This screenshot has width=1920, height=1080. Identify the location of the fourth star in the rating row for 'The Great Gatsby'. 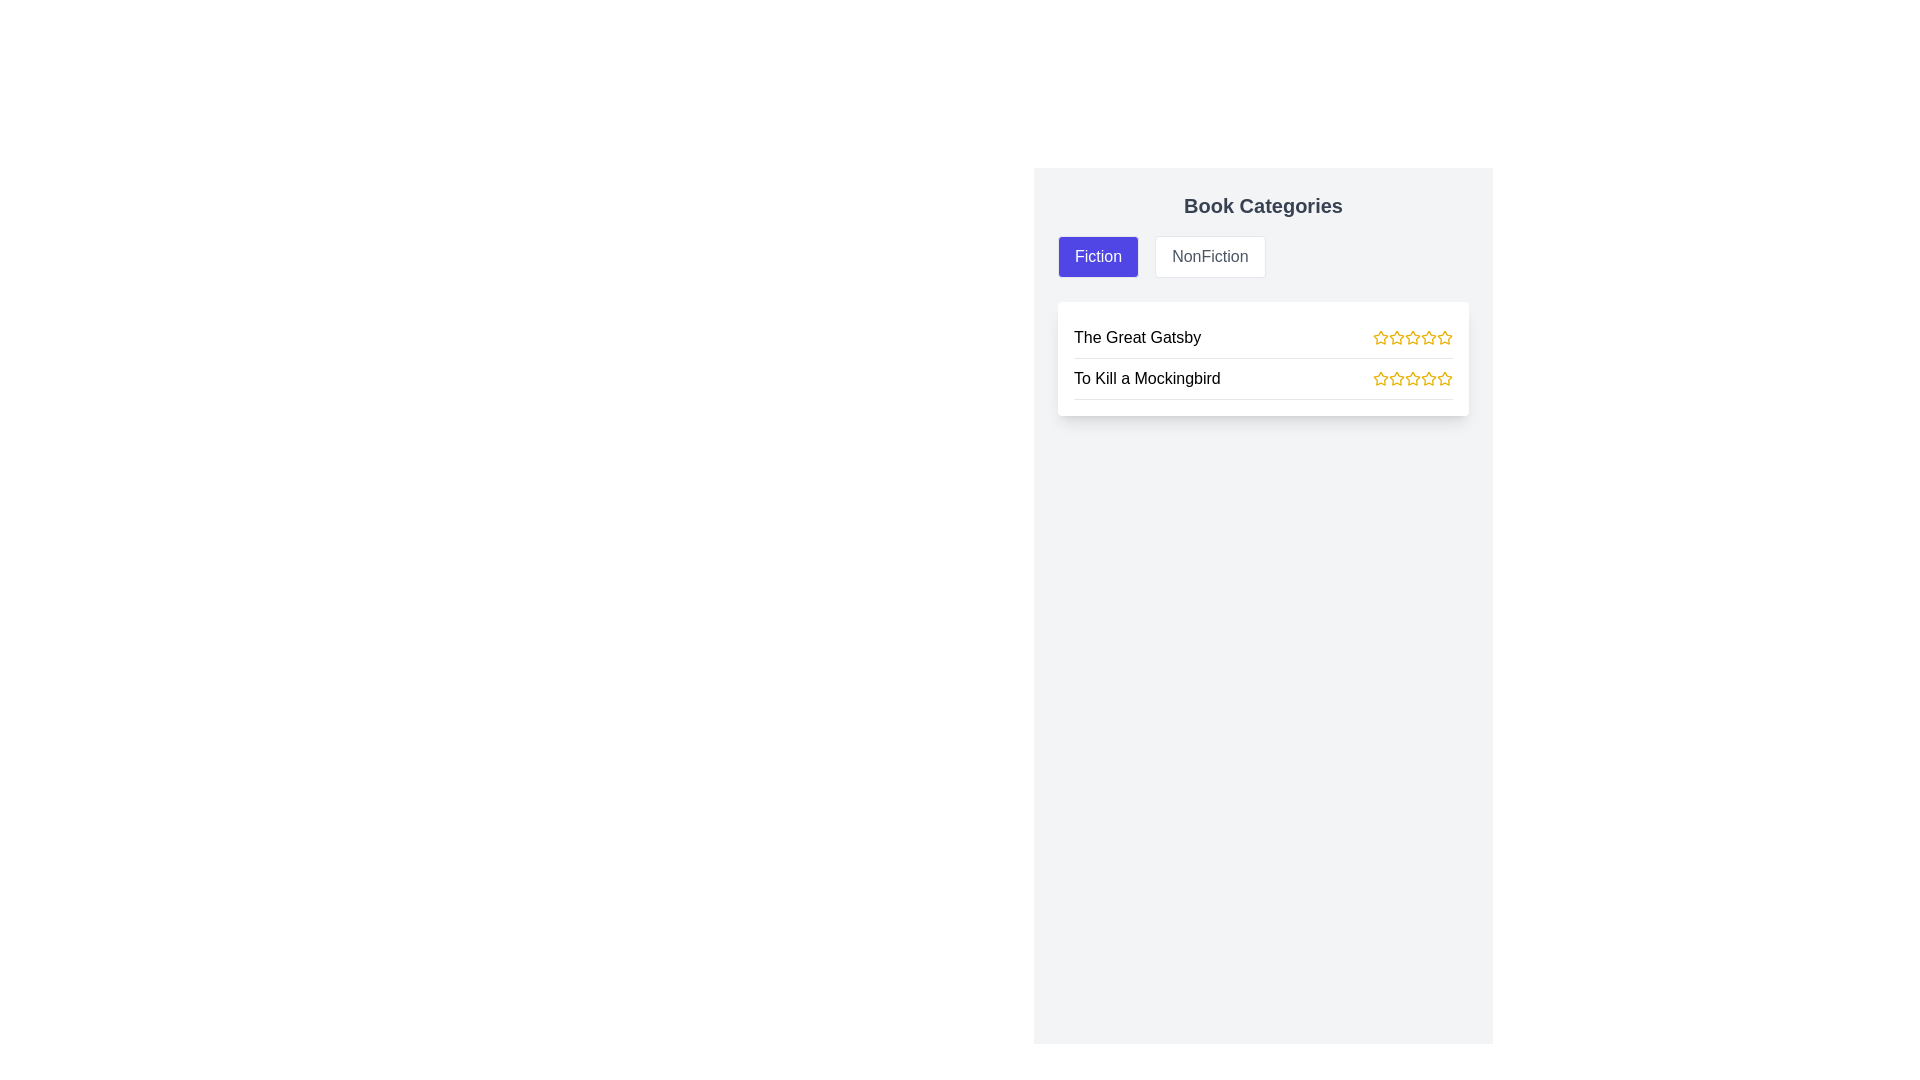
(1411, 336).